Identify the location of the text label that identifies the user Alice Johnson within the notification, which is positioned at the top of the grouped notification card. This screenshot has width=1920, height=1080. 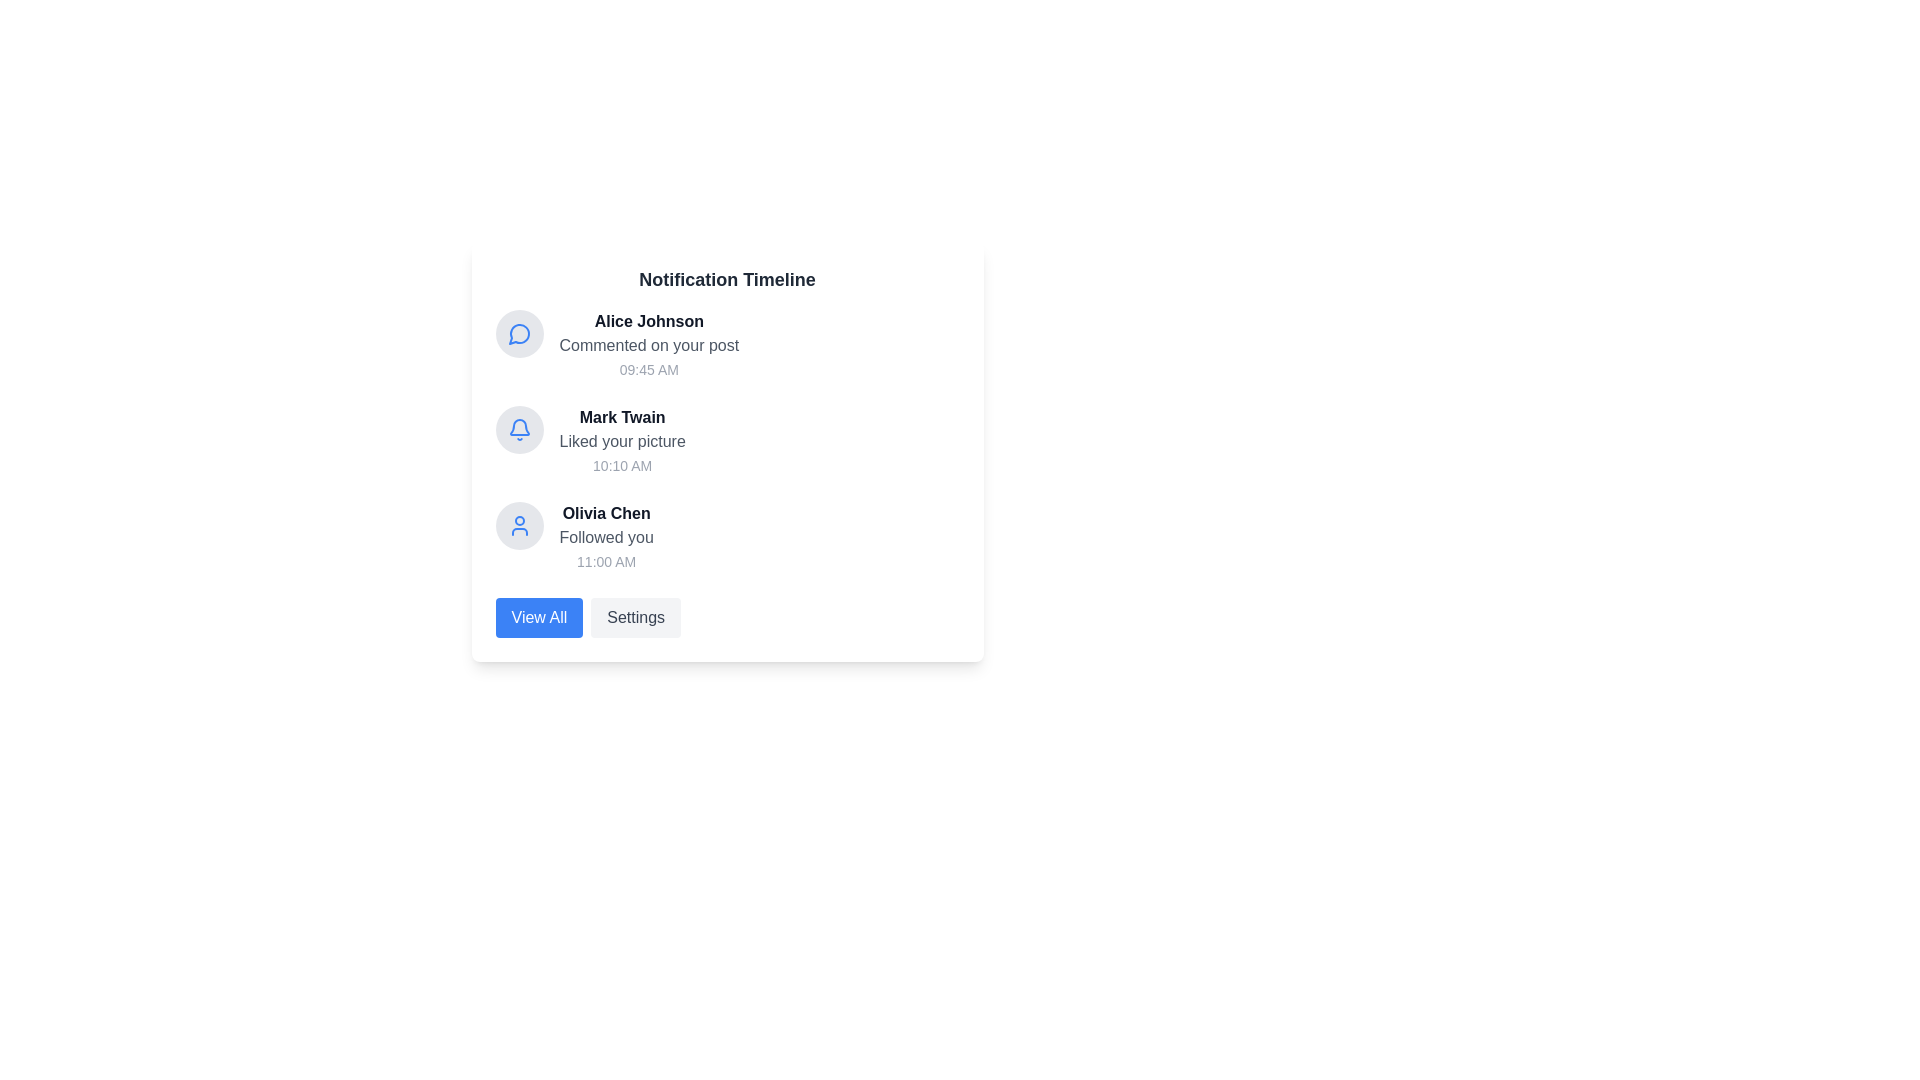
(649, 320).